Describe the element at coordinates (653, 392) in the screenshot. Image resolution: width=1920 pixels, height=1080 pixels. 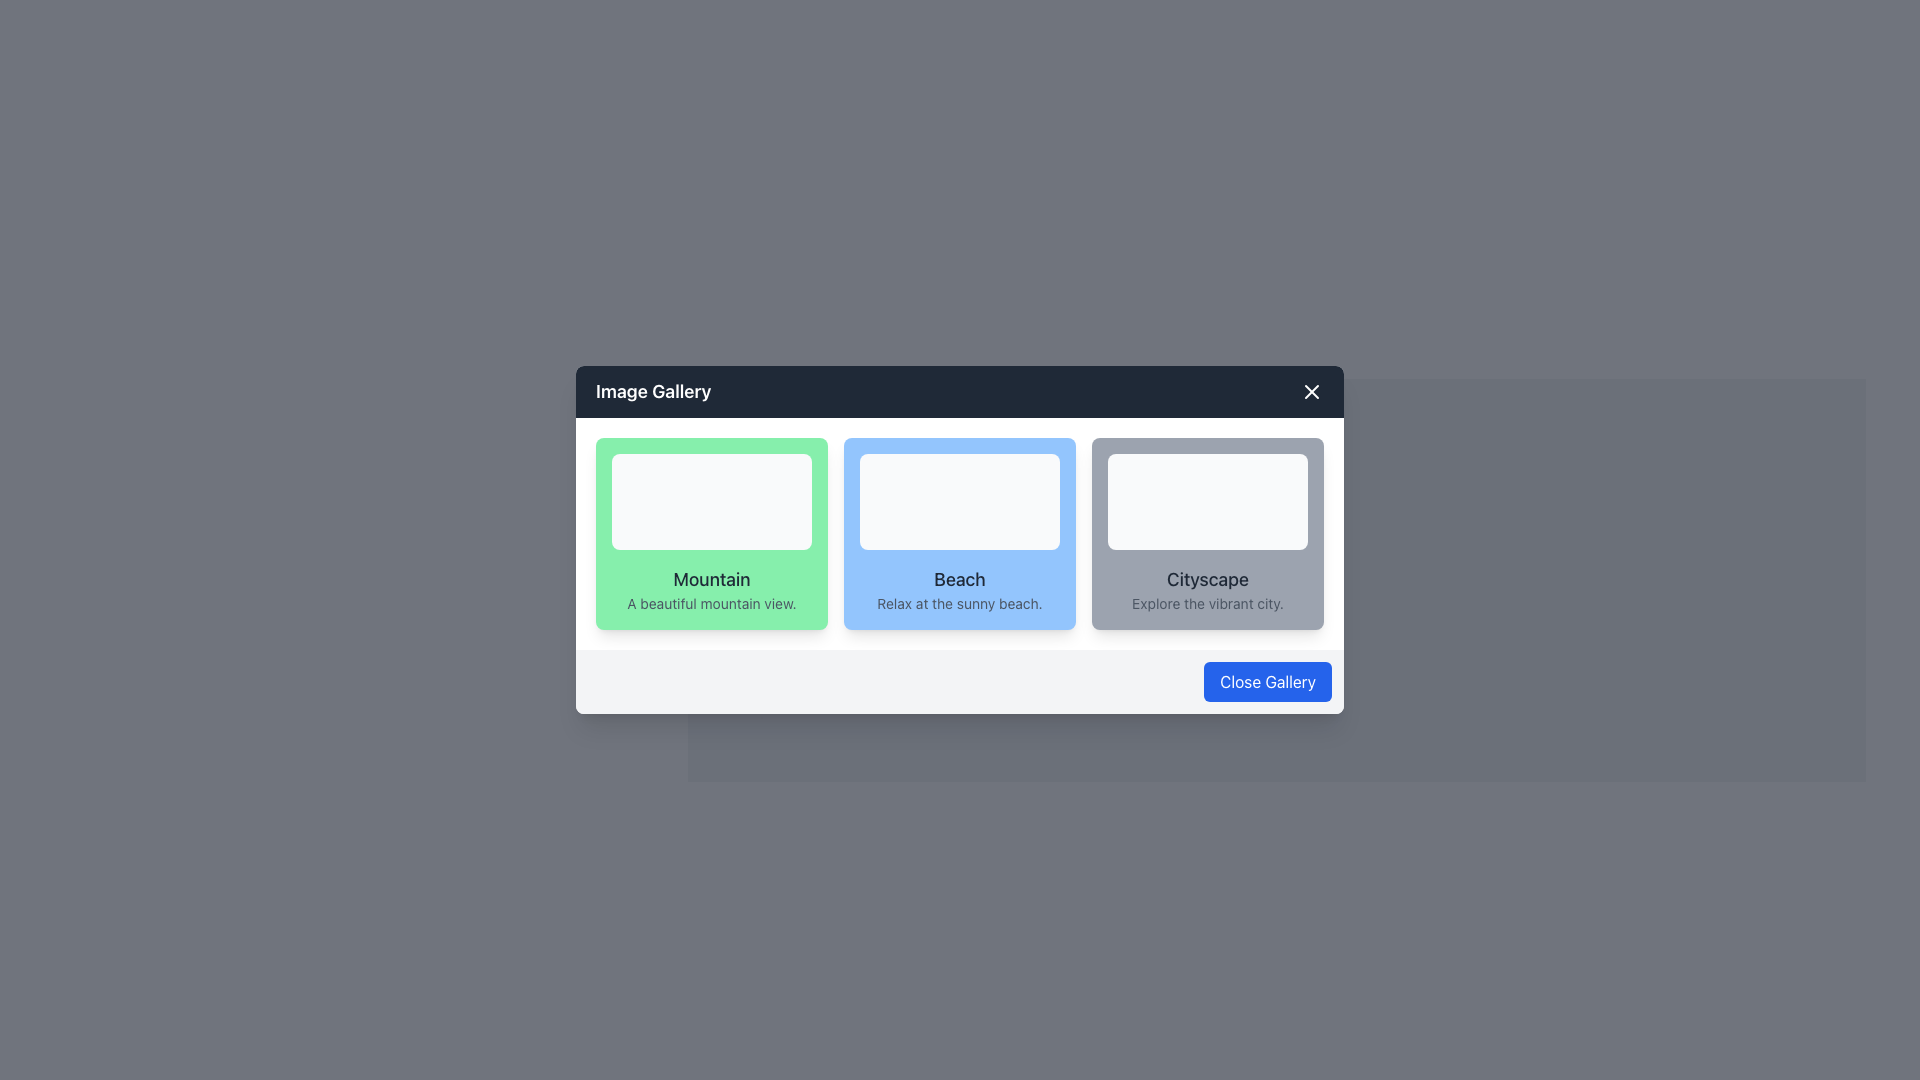
I see `the 'Image Gallery' text label located at the top-left corner of the header bar, which has a dark gray background and provides contextual information for the section below` at that location.